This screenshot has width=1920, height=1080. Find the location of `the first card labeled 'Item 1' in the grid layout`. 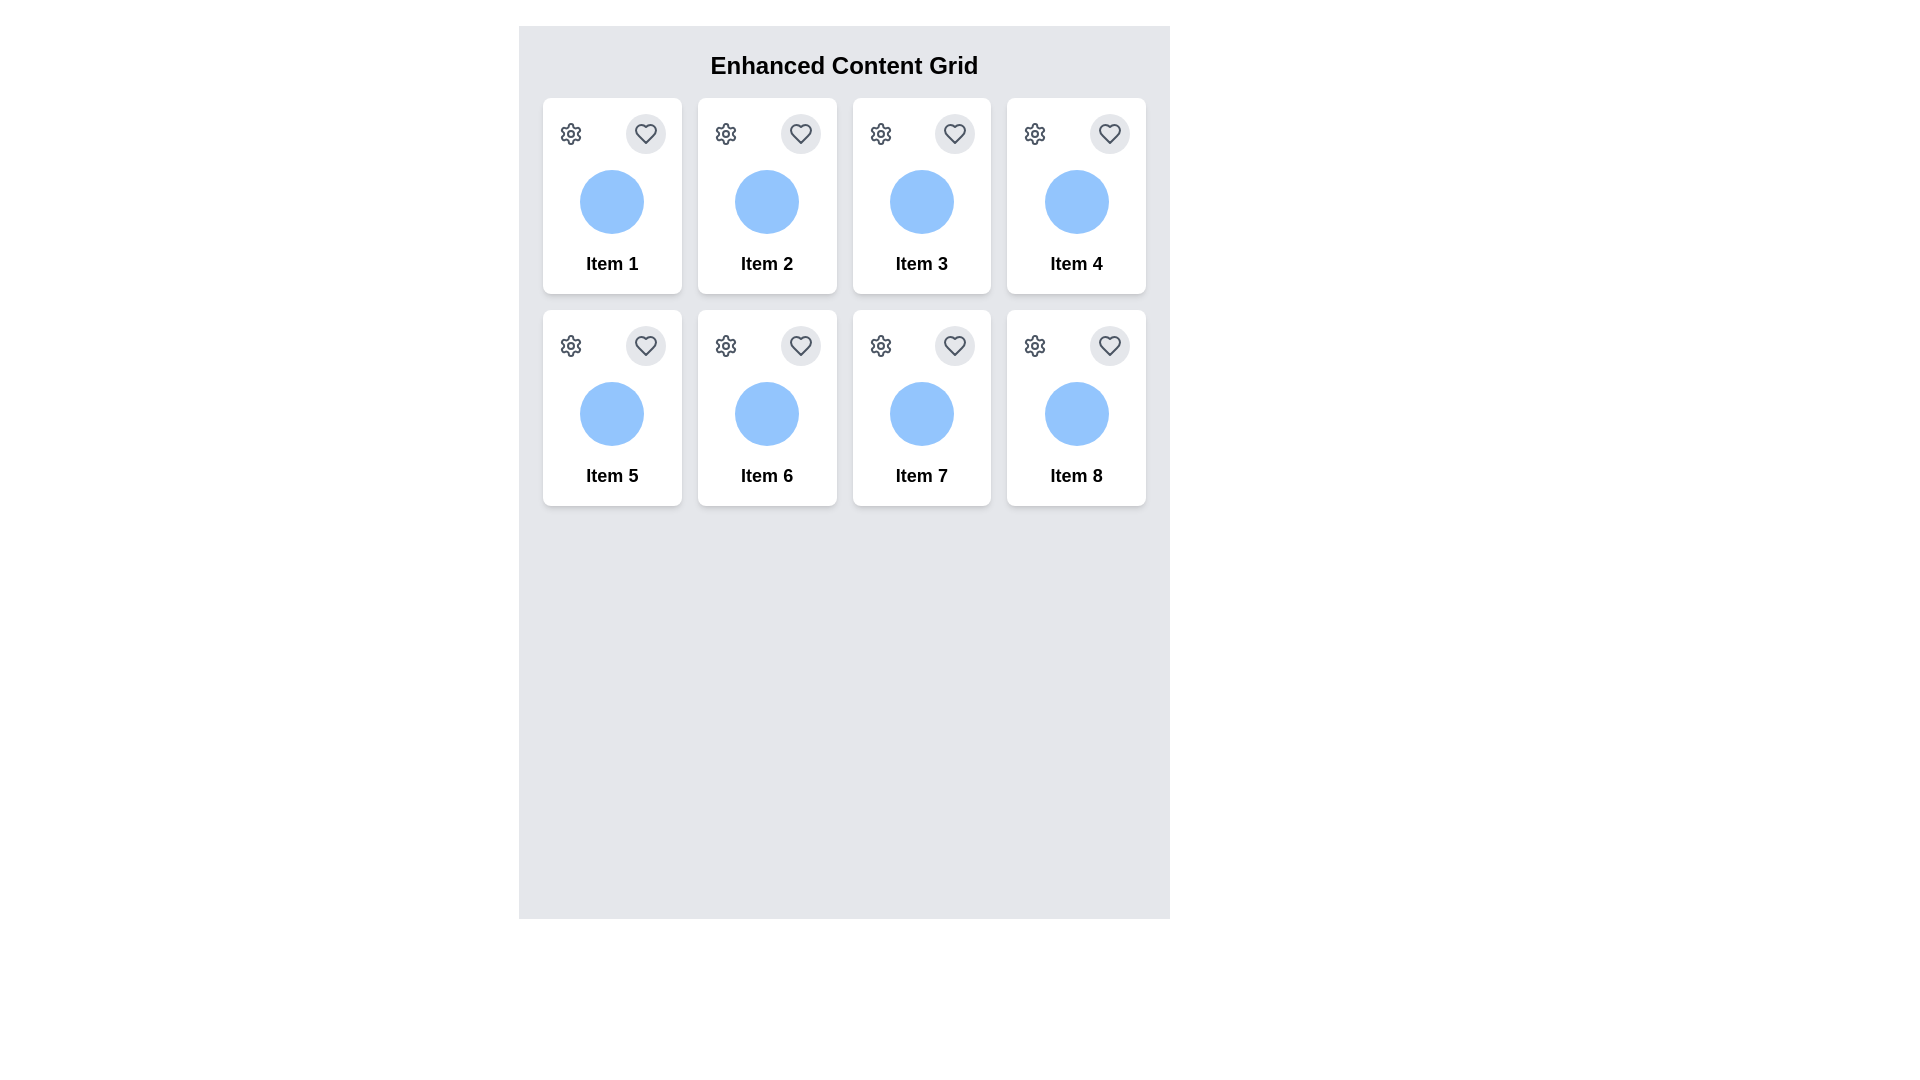

the first card labeled 'Item 1' in the grid layout is located at coordinates (611, 196).